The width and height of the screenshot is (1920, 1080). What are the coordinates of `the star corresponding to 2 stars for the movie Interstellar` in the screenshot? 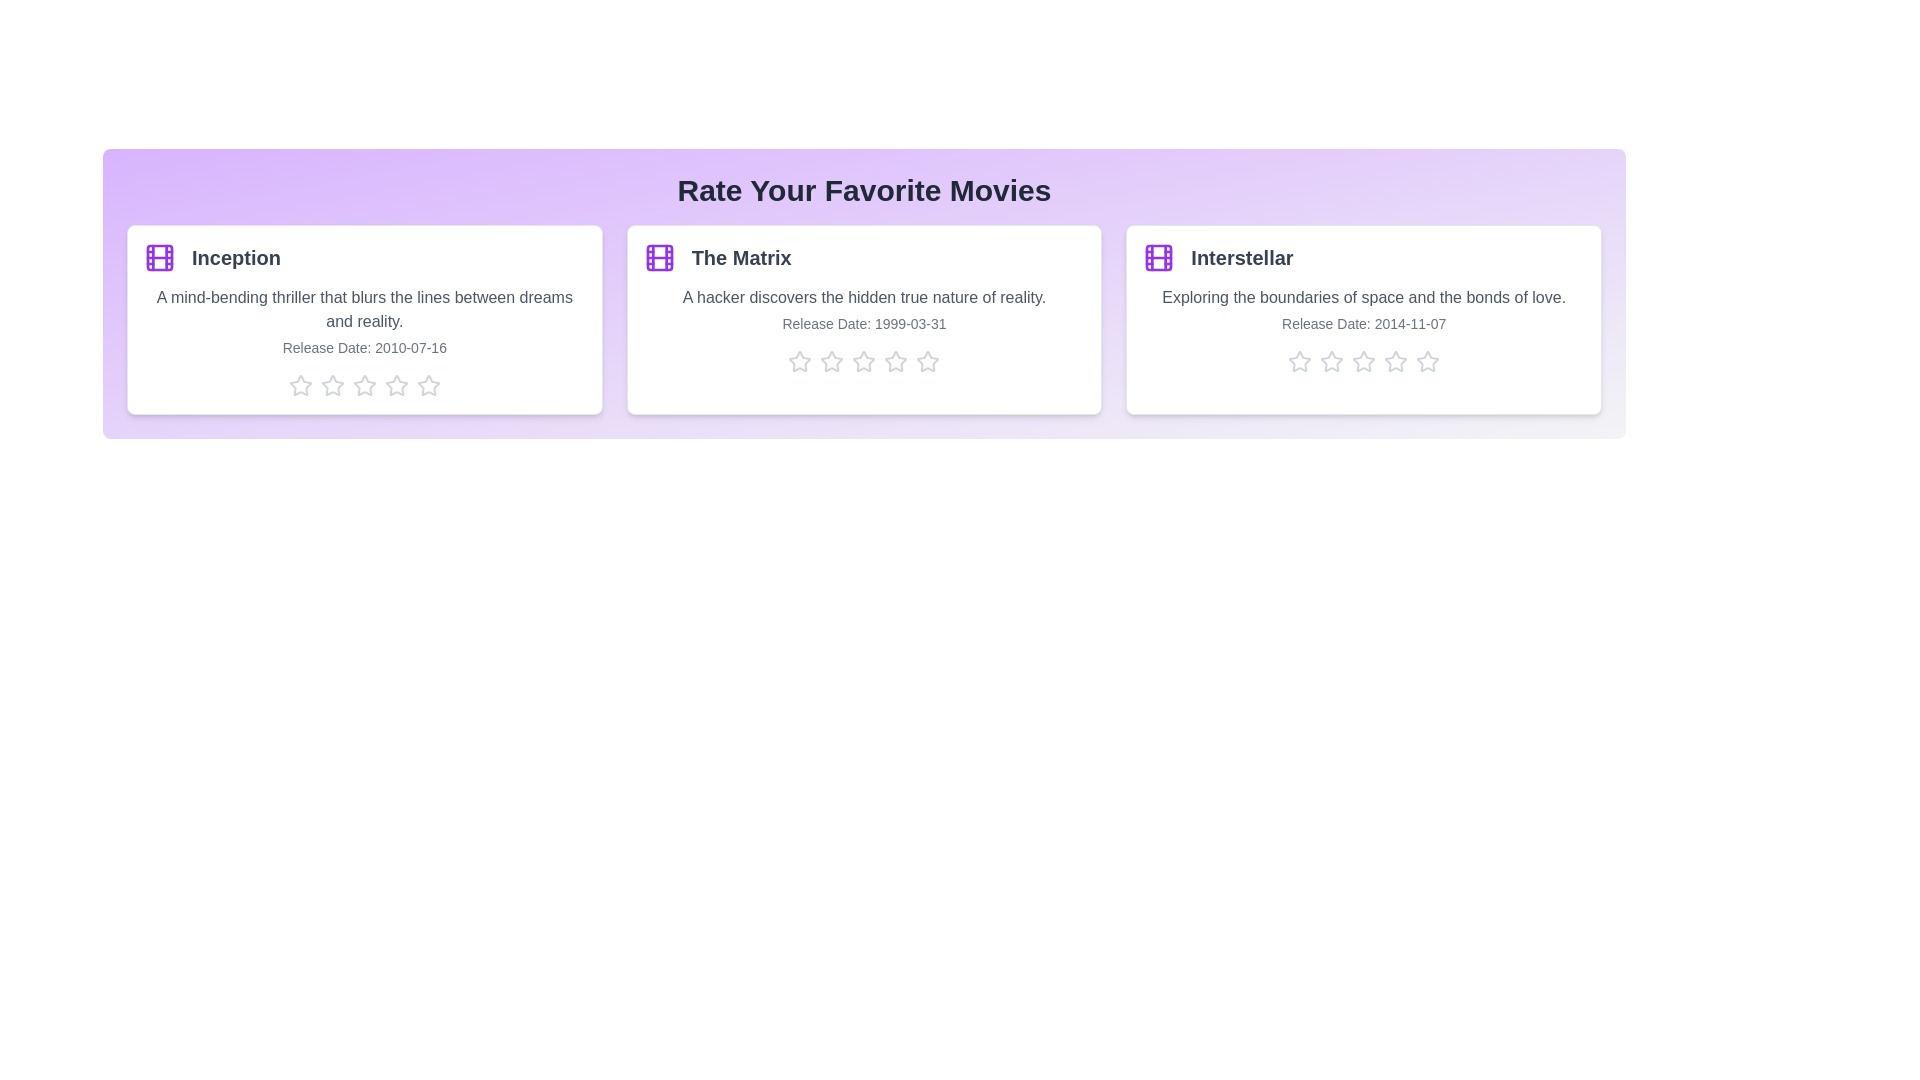 It's located at (1332, 362).